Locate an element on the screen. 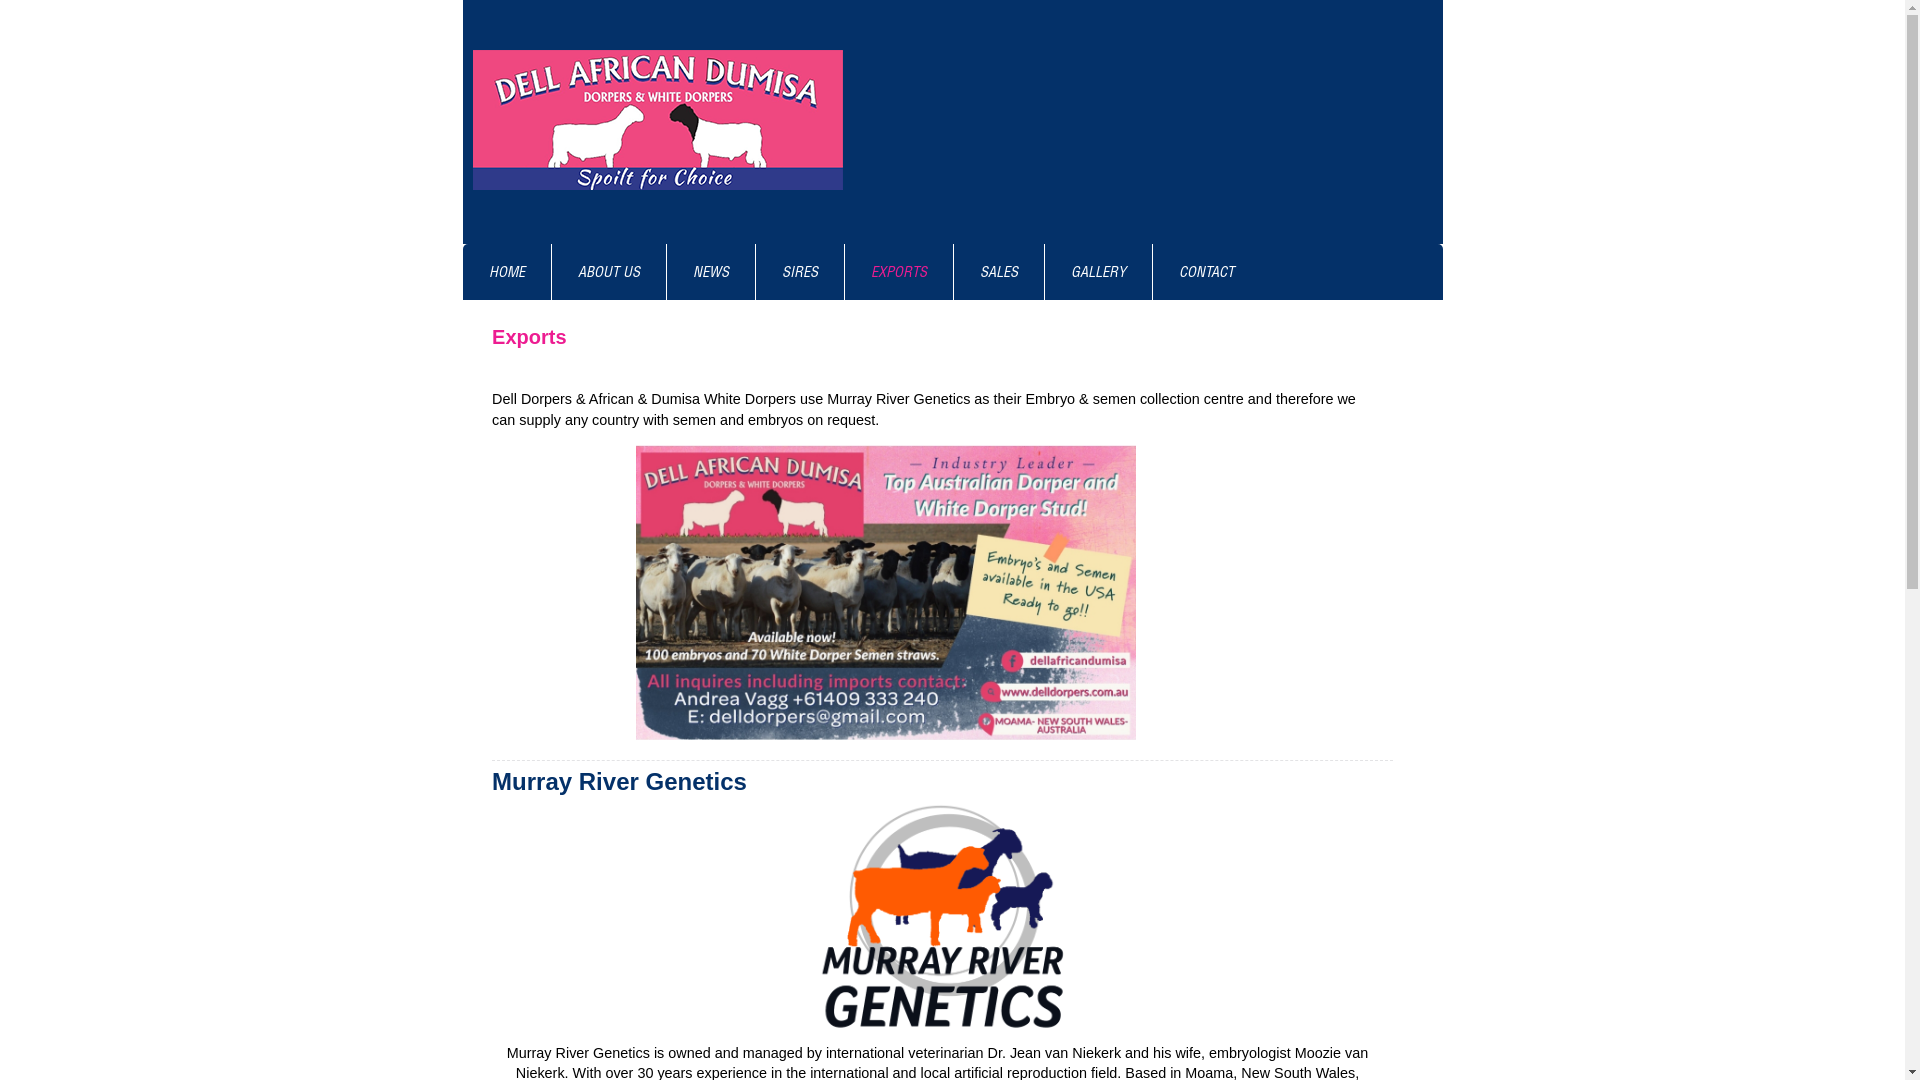 The image size is (1920, 1080). 'NEWS' is located at coordinates (710, 272).